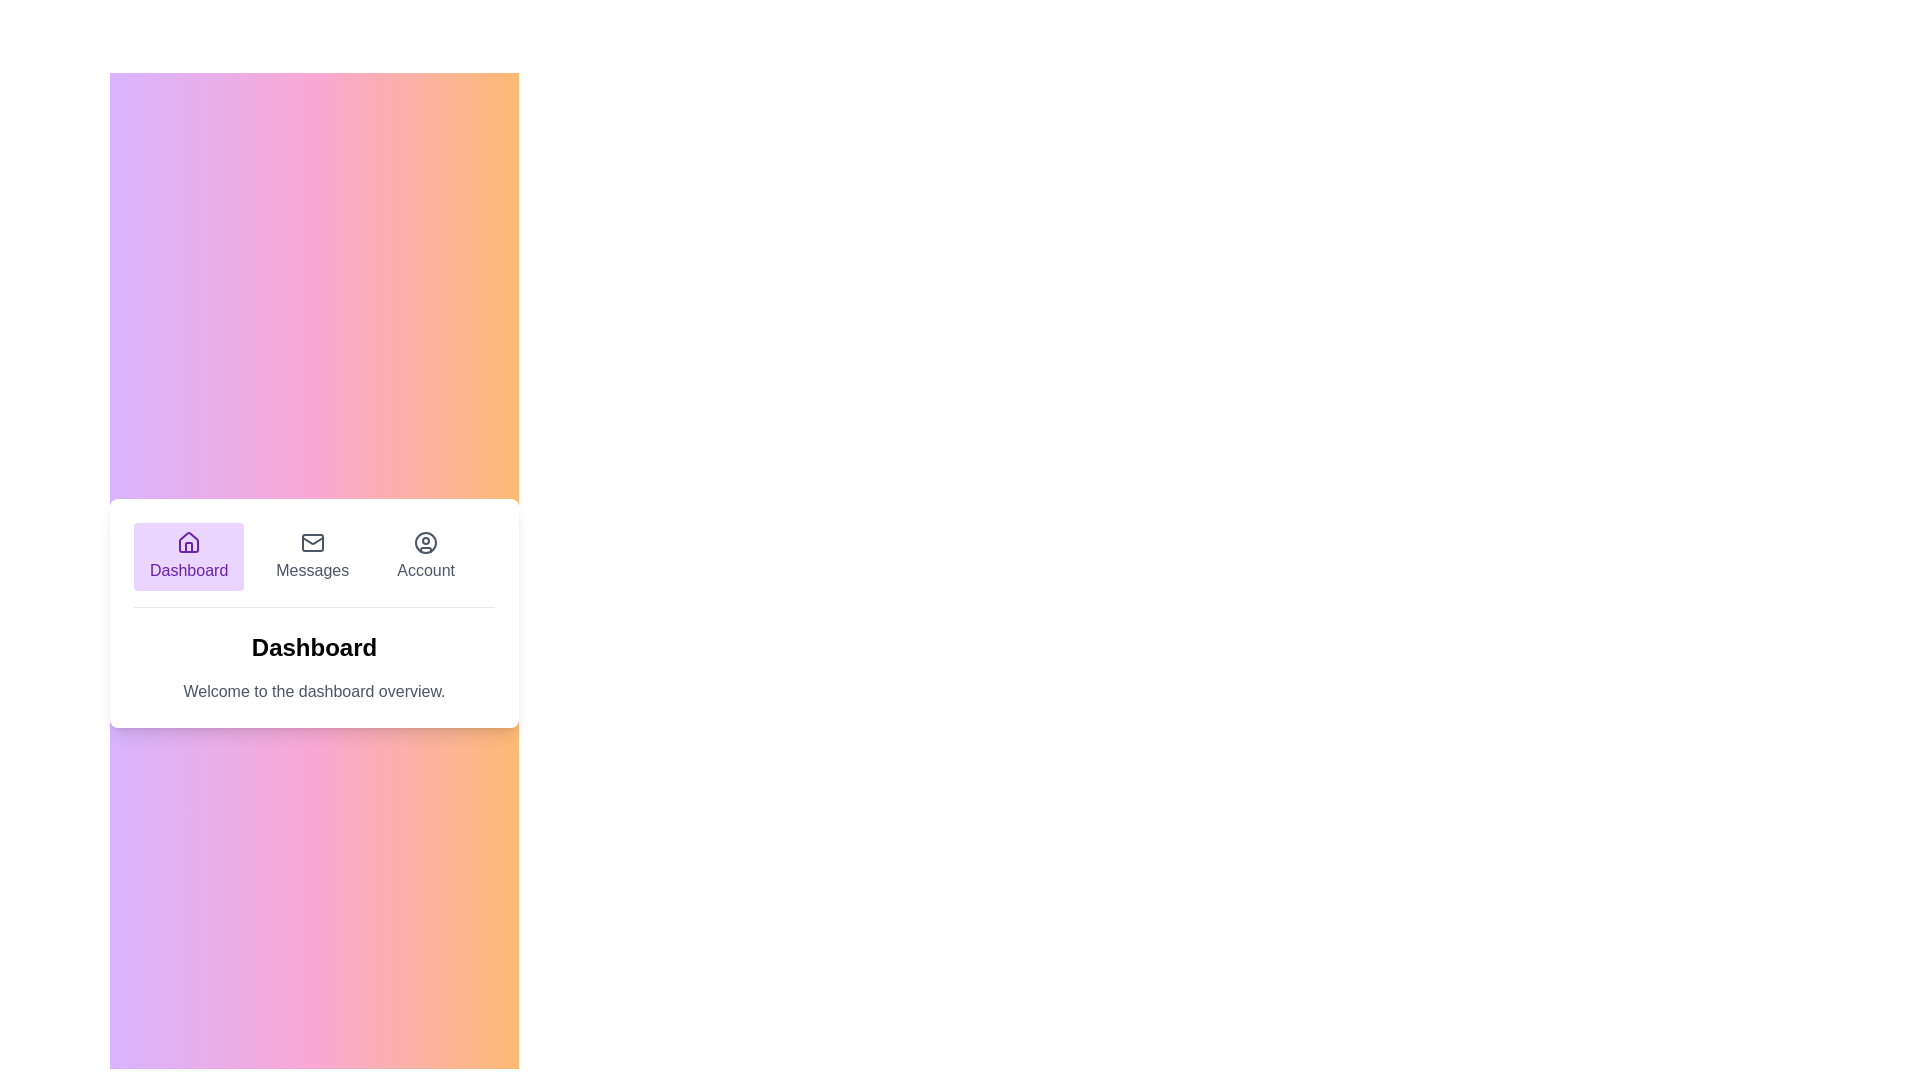 This screenshot has width=1920, height=1080. What do you see at coordinates (311, 555) in the screenshot?
I see `the Messages tab to view its content` at bounding box center [311, 555].